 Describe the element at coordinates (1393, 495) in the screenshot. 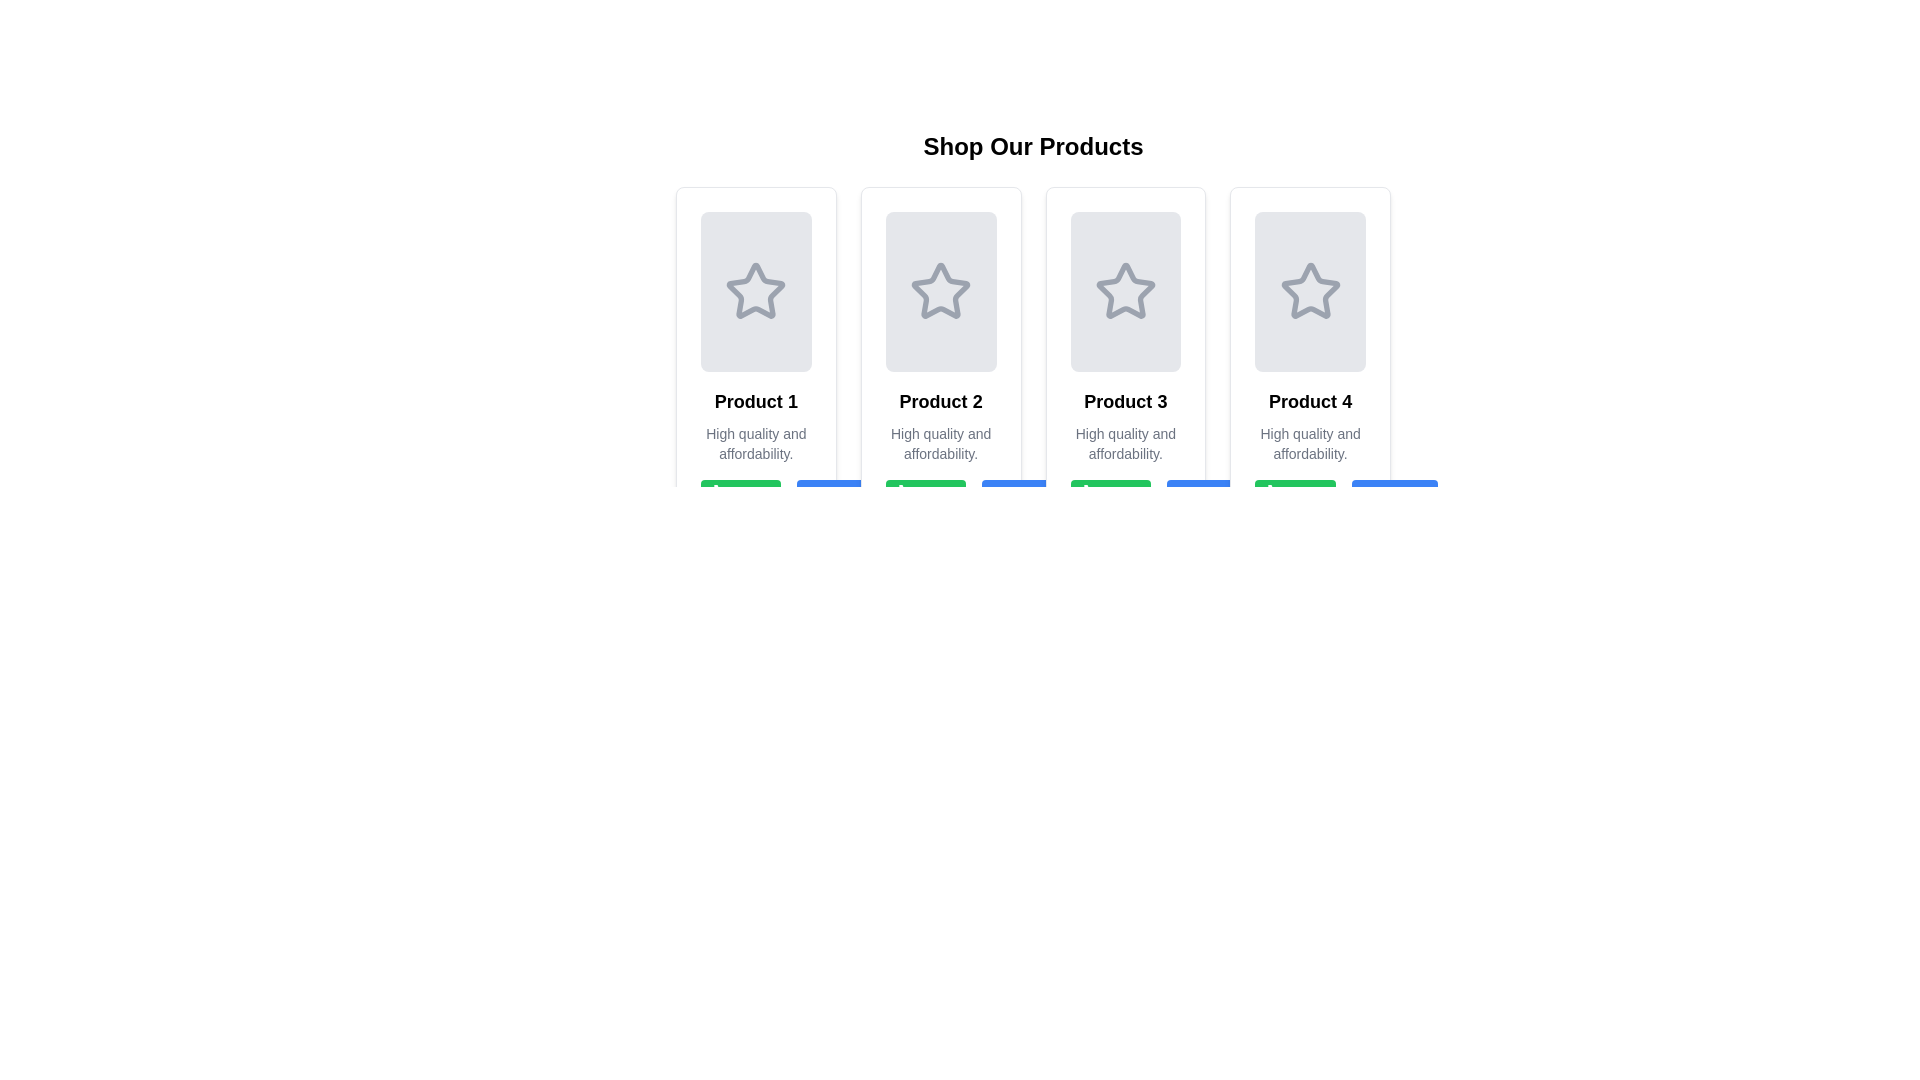

I see `the 'View' button, which is a blue rectangular button with rounded corners and white text, located at the rightmost position among the buttons beneath the 'Product 4' card to trigger hover effects` at that location.